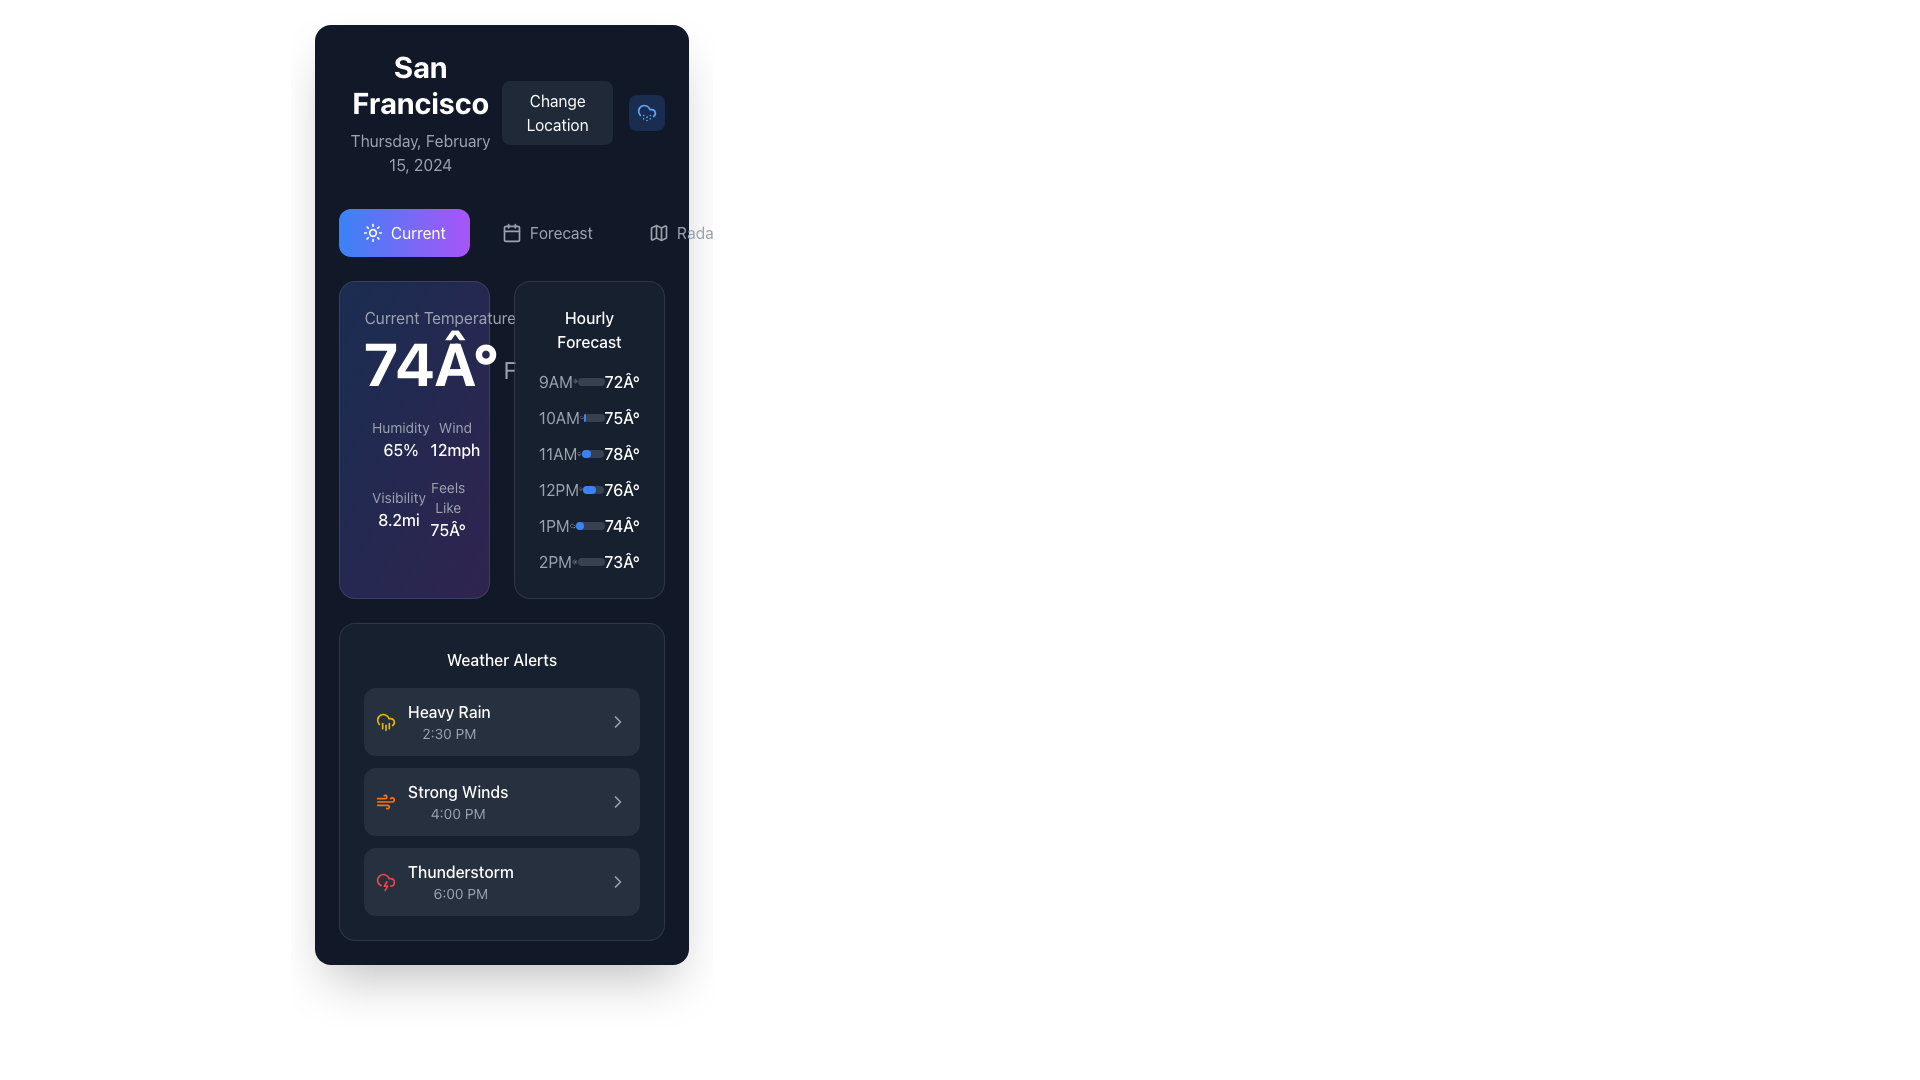 The height and width of the screenshot is (1080, 1920). Describe the element at coordinates (555, 381) in the screenshot. I see `the text label displaying '9AM' in light gray within the Hourly Forecast section of the weather panel` at that location.